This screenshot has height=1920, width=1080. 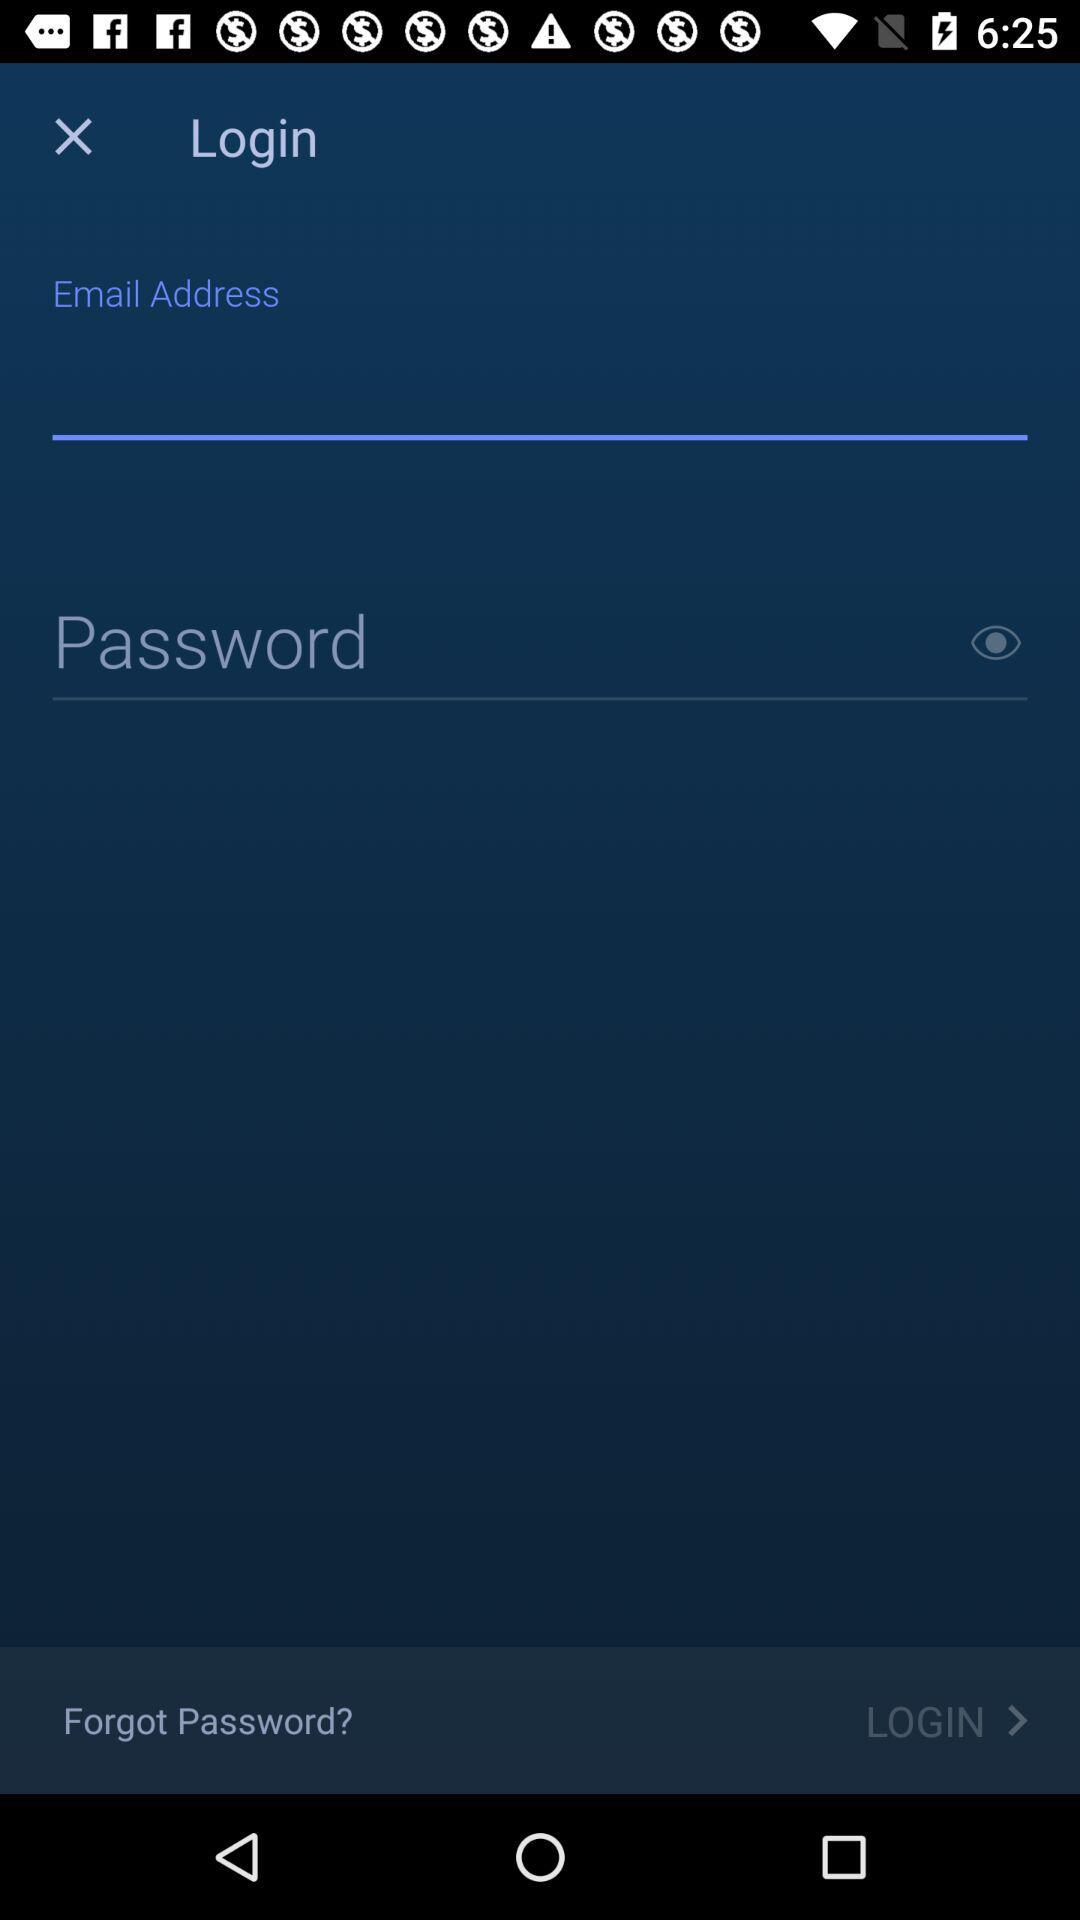 I want to click on password, so click(x=995, y=642).